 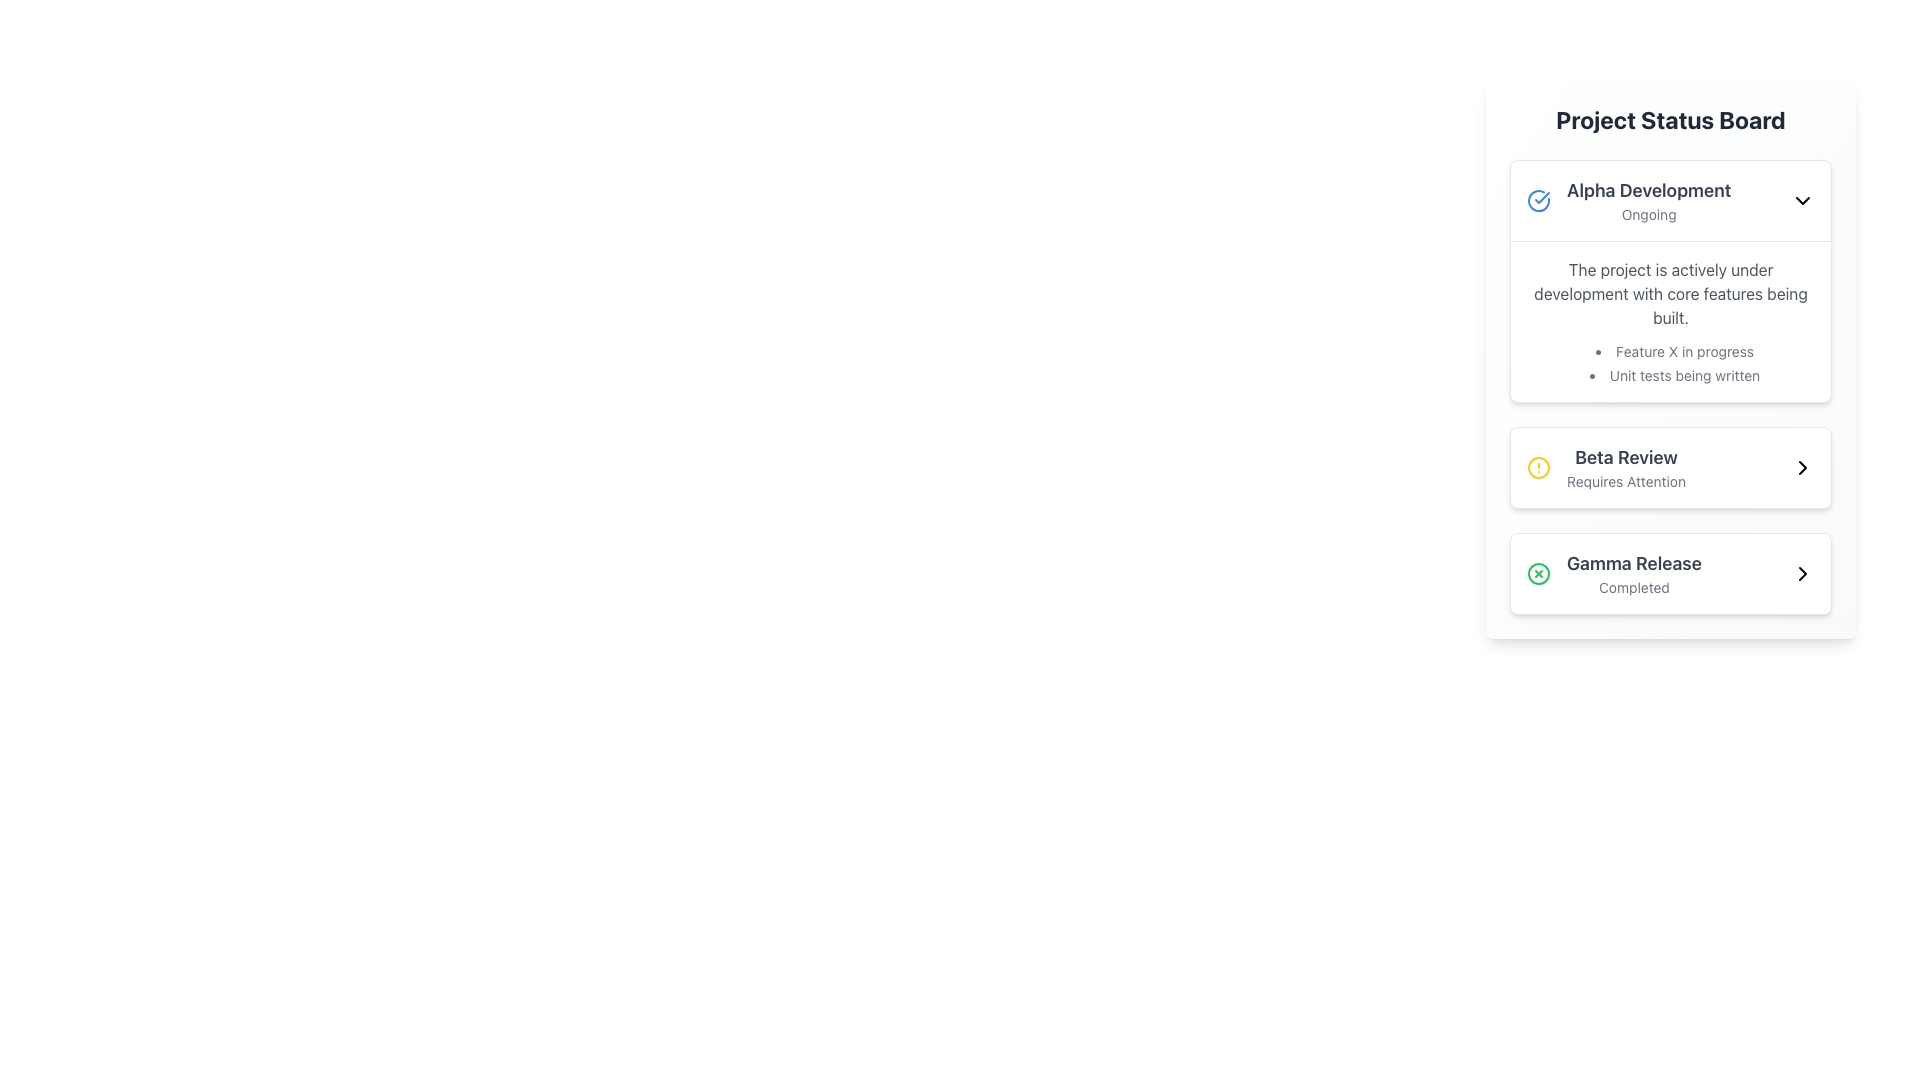 I want to click on the circle with a checkmark icon indicating a completed status for the 'Alpha Development' label, so click(x=1538, y=200).